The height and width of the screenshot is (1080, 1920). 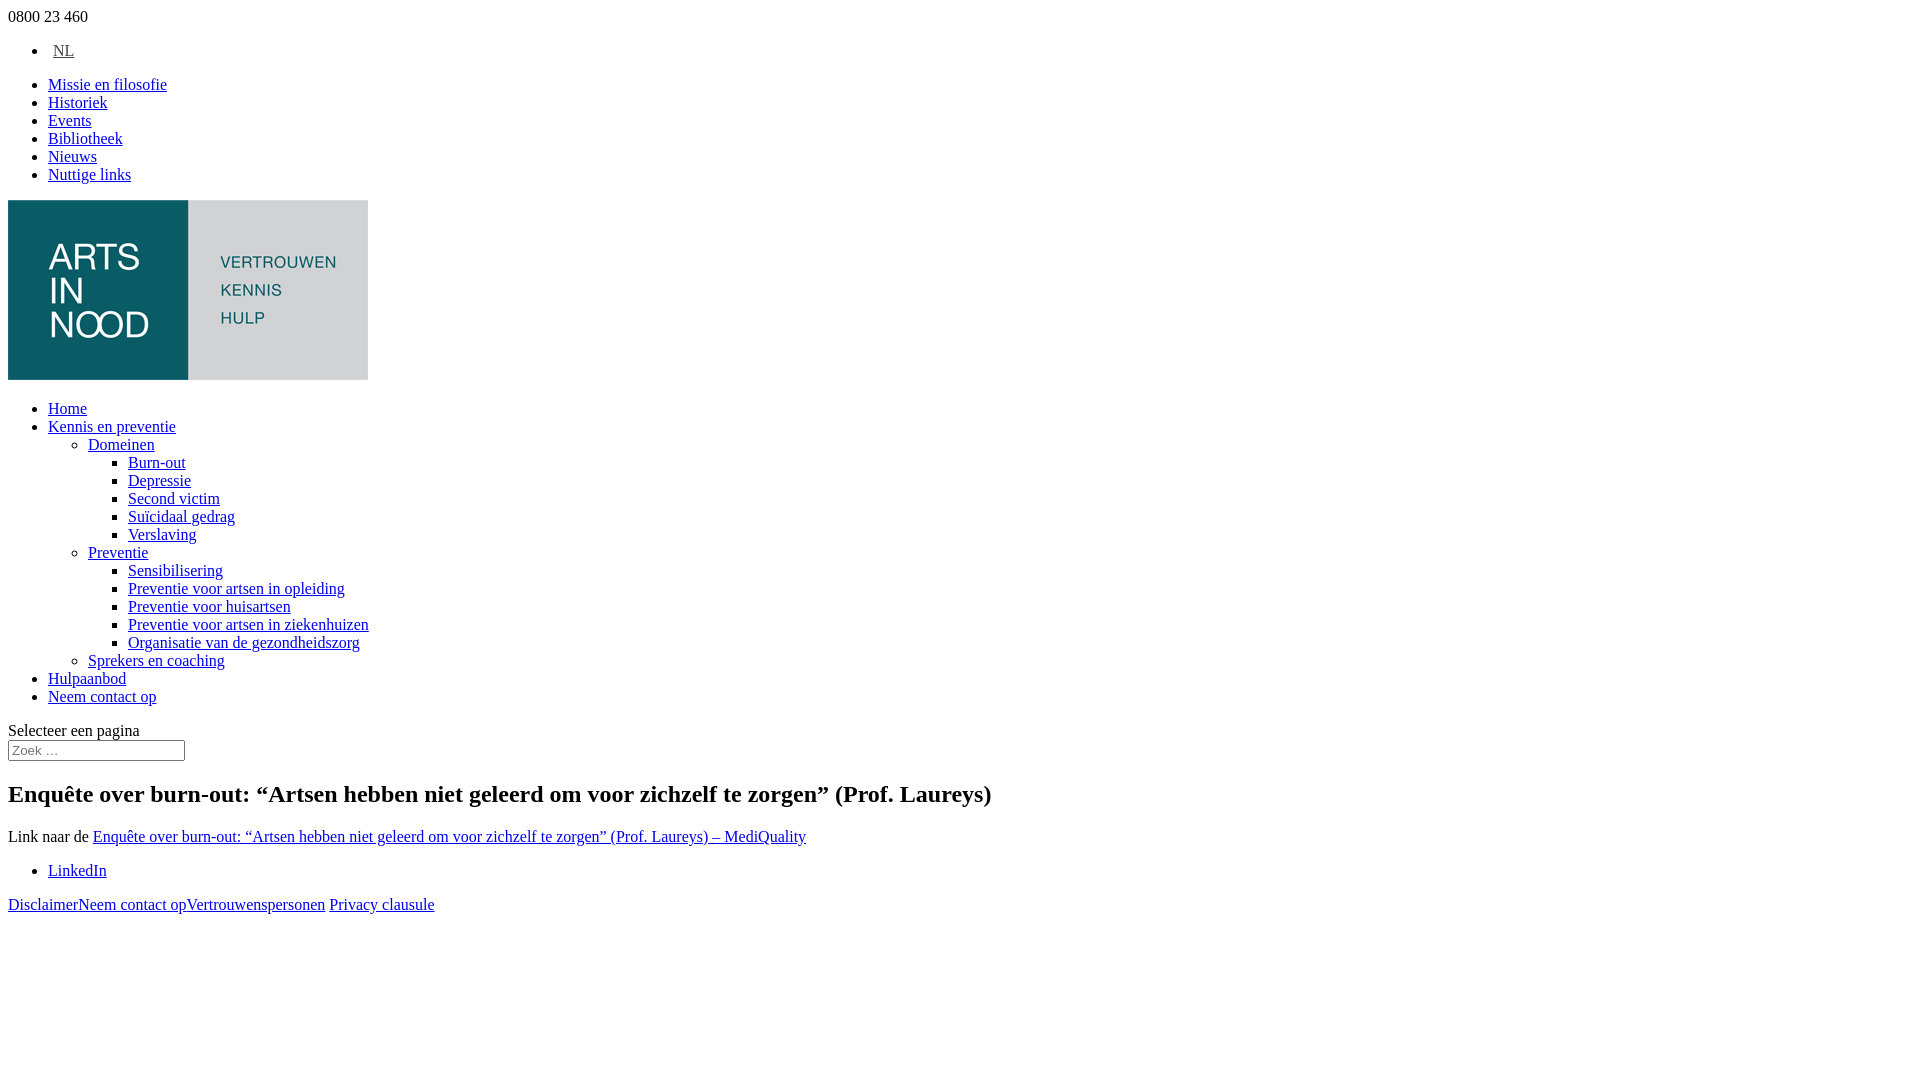 I want to click on 'Hulpaanbod', so click(x=85, y=677).